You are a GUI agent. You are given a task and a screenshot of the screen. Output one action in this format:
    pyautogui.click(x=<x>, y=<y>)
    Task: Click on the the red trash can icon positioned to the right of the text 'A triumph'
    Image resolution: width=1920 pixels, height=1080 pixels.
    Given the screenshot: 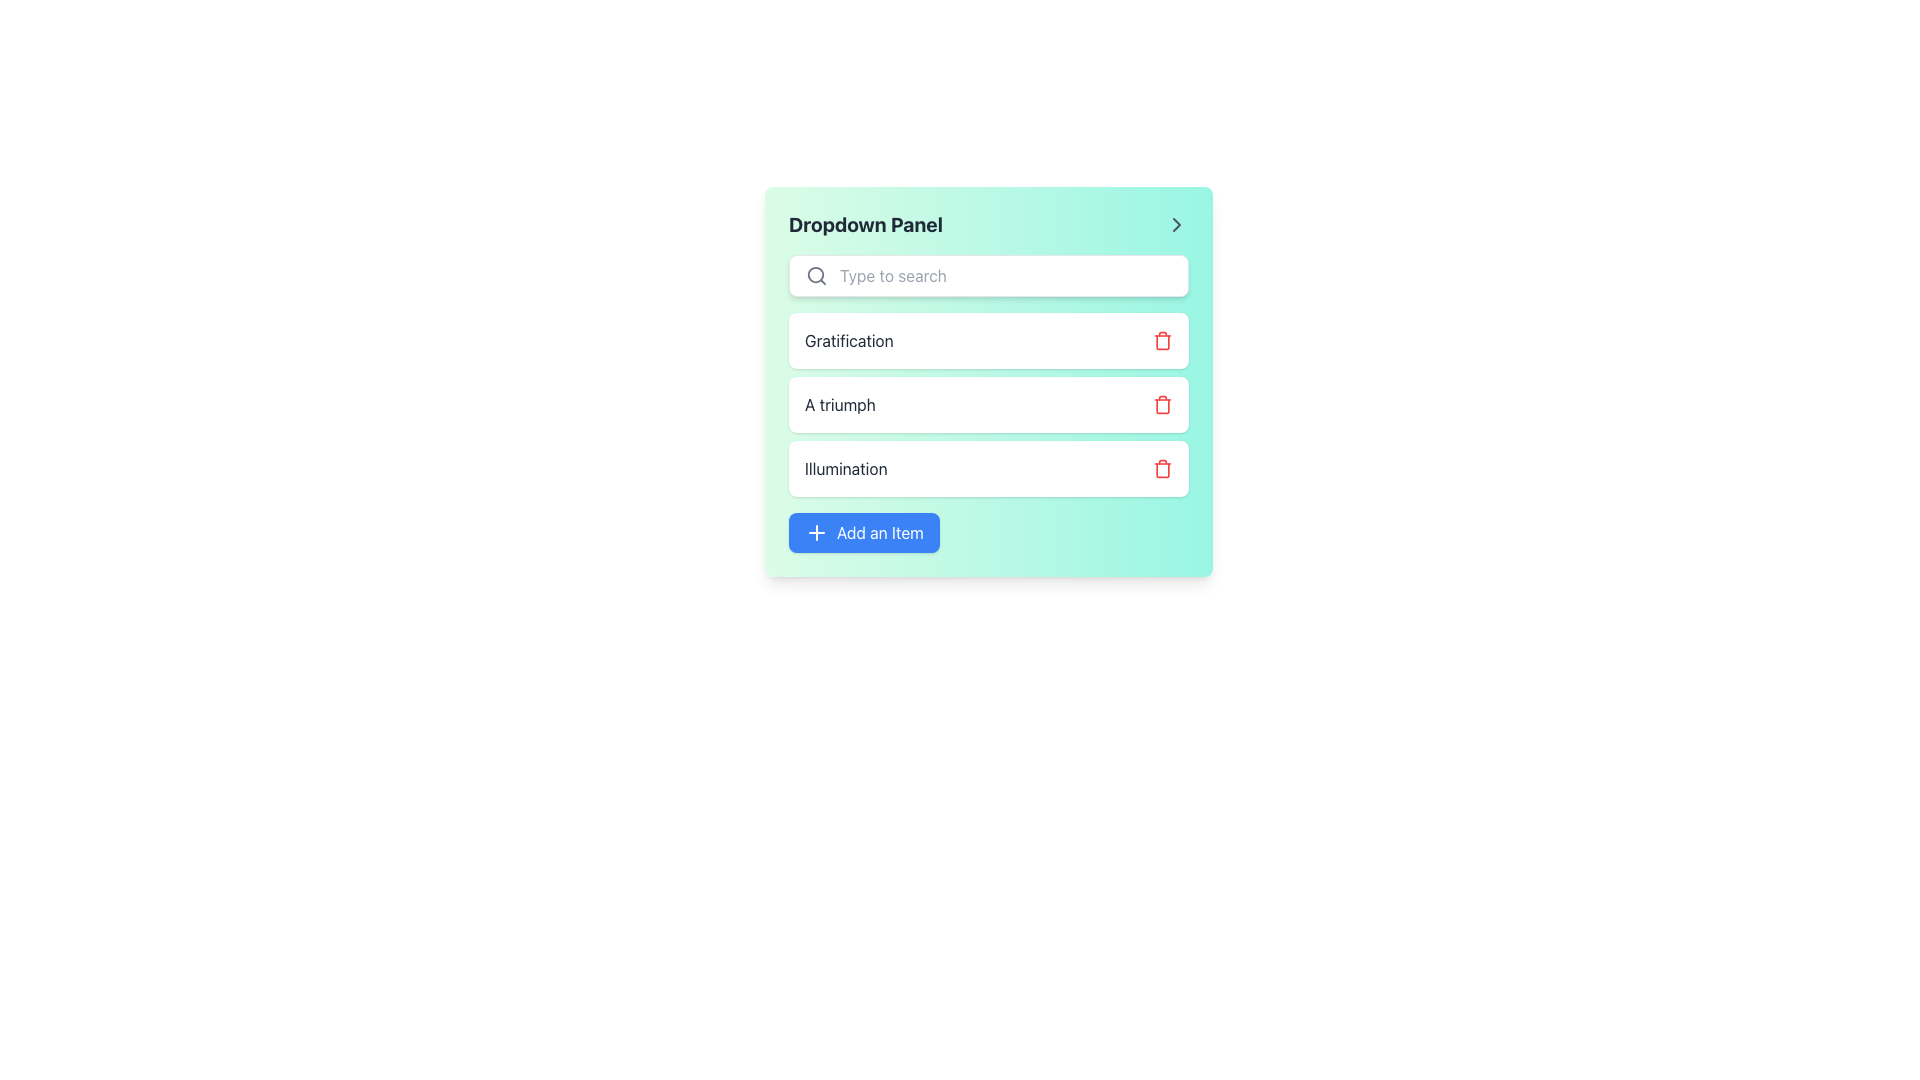 What is the action you would take?
    pyautogui.click(x=1162, y=405)
    